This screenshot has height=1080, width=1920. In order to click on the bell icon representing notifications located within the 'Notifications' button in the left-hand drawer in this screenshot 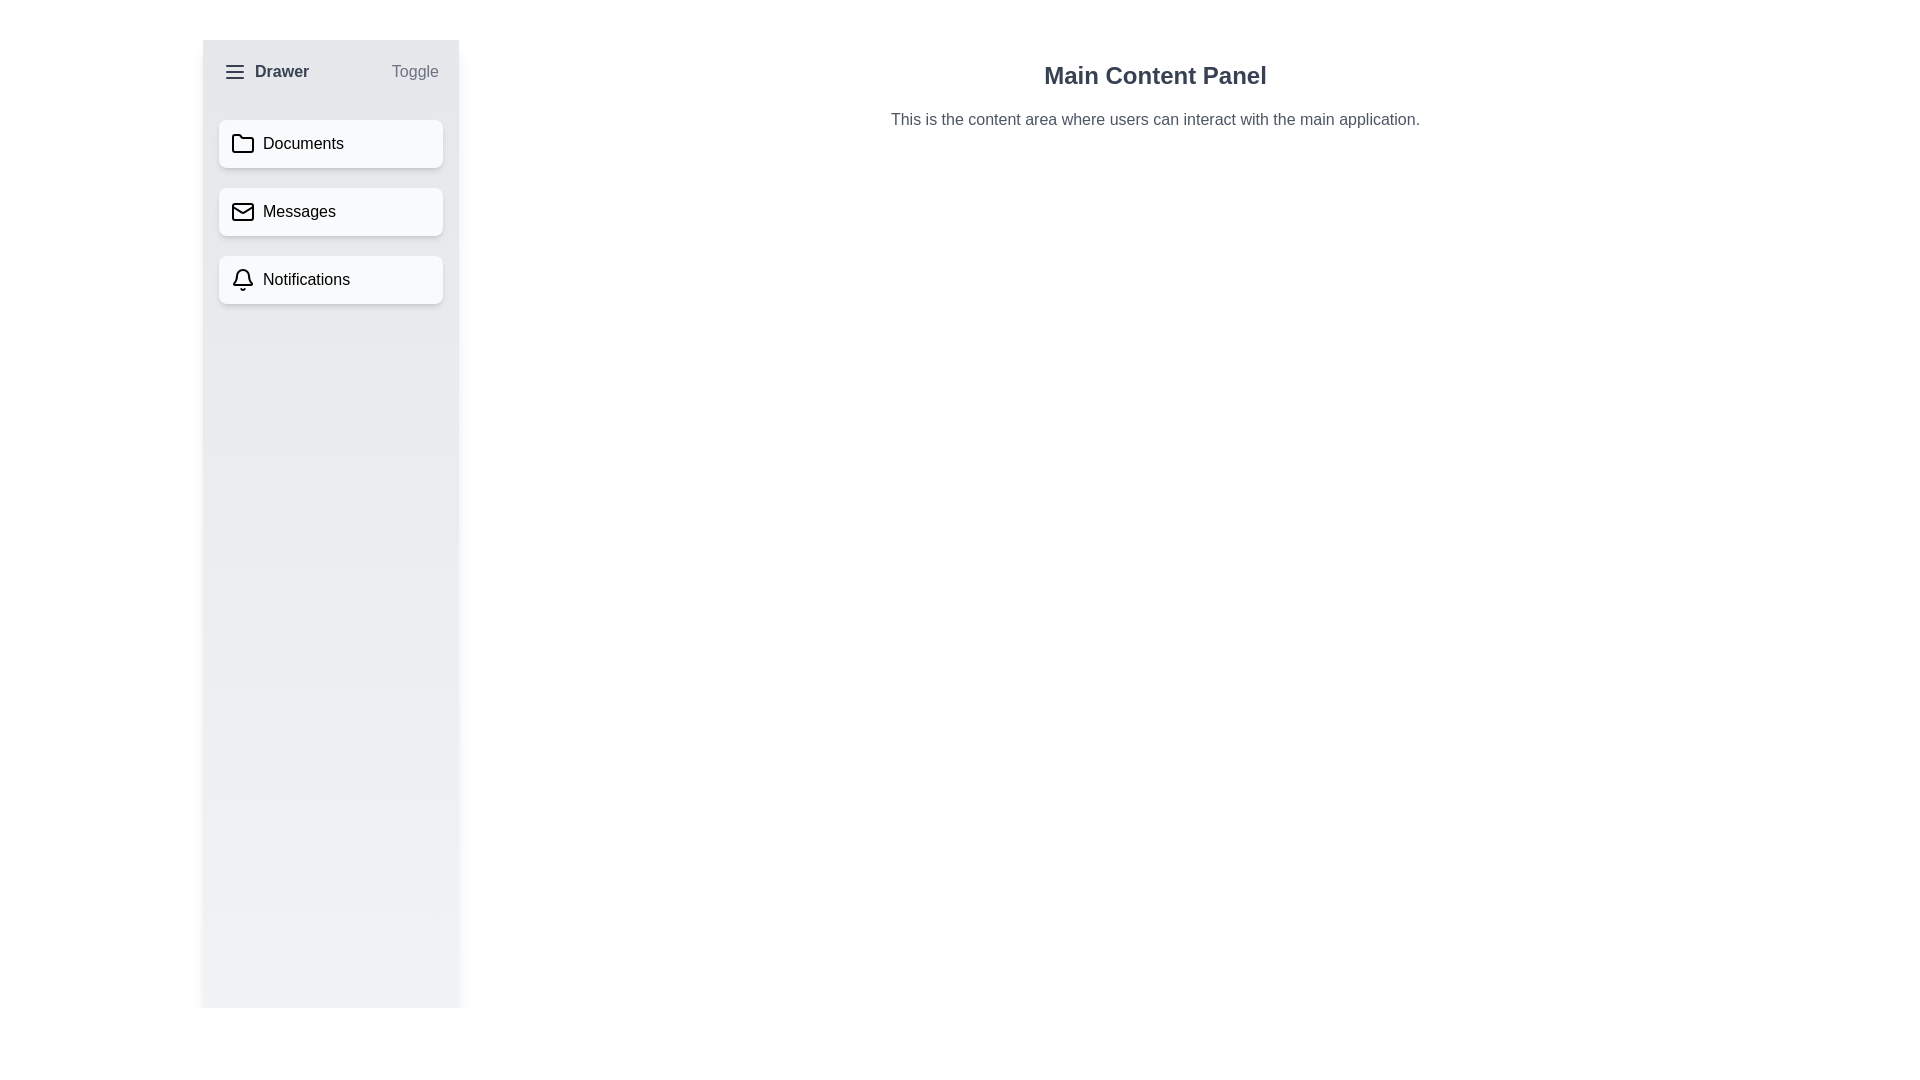, I will do `click(242, 277)`.